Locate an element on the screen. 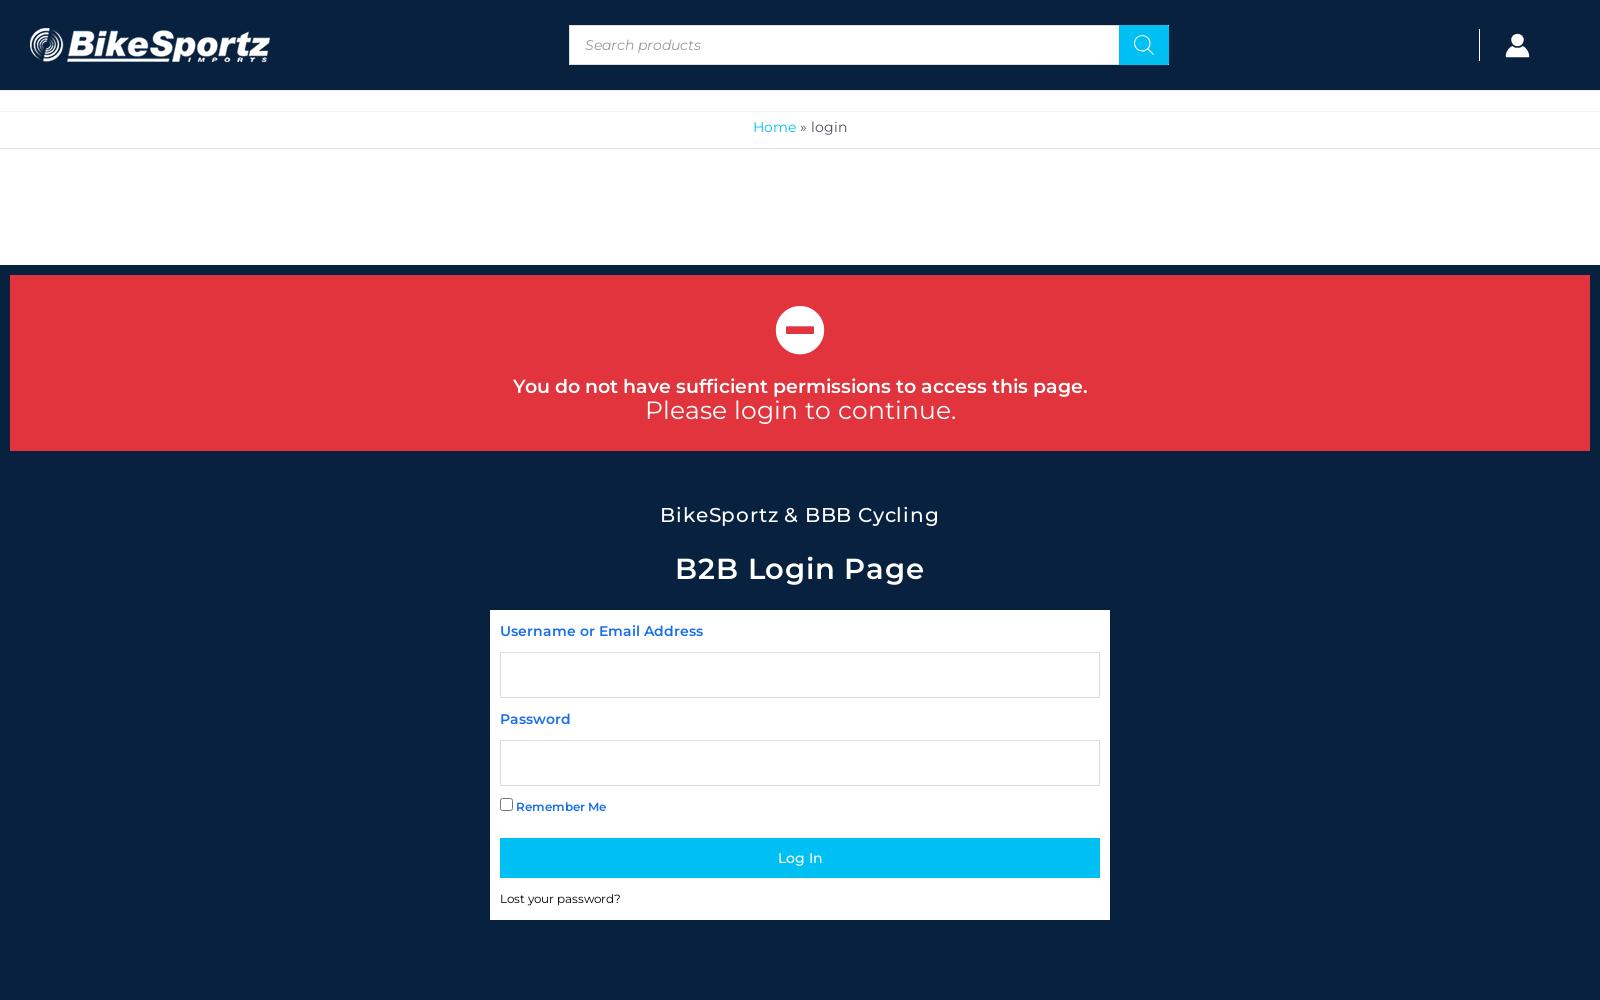  'BikeSportz & BBB Cycling' is located at coordinates (799, 515).